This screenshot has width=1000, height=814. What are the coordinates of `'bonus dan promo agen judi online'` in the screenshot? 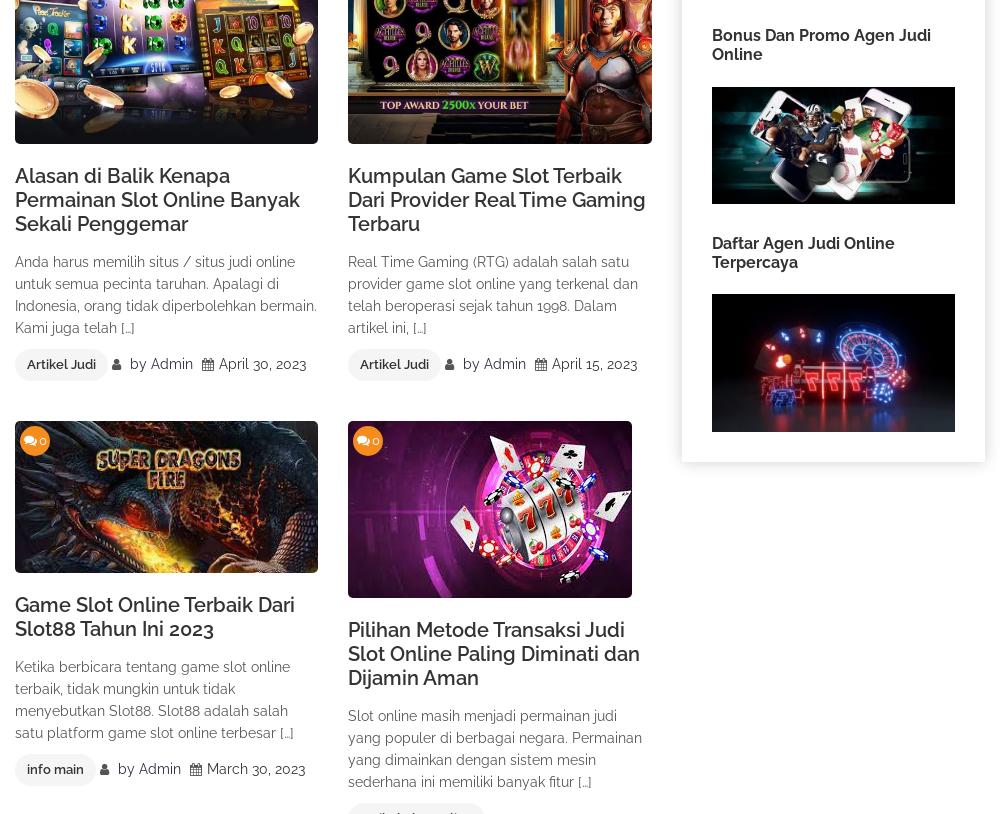 It's located at (710, 44).